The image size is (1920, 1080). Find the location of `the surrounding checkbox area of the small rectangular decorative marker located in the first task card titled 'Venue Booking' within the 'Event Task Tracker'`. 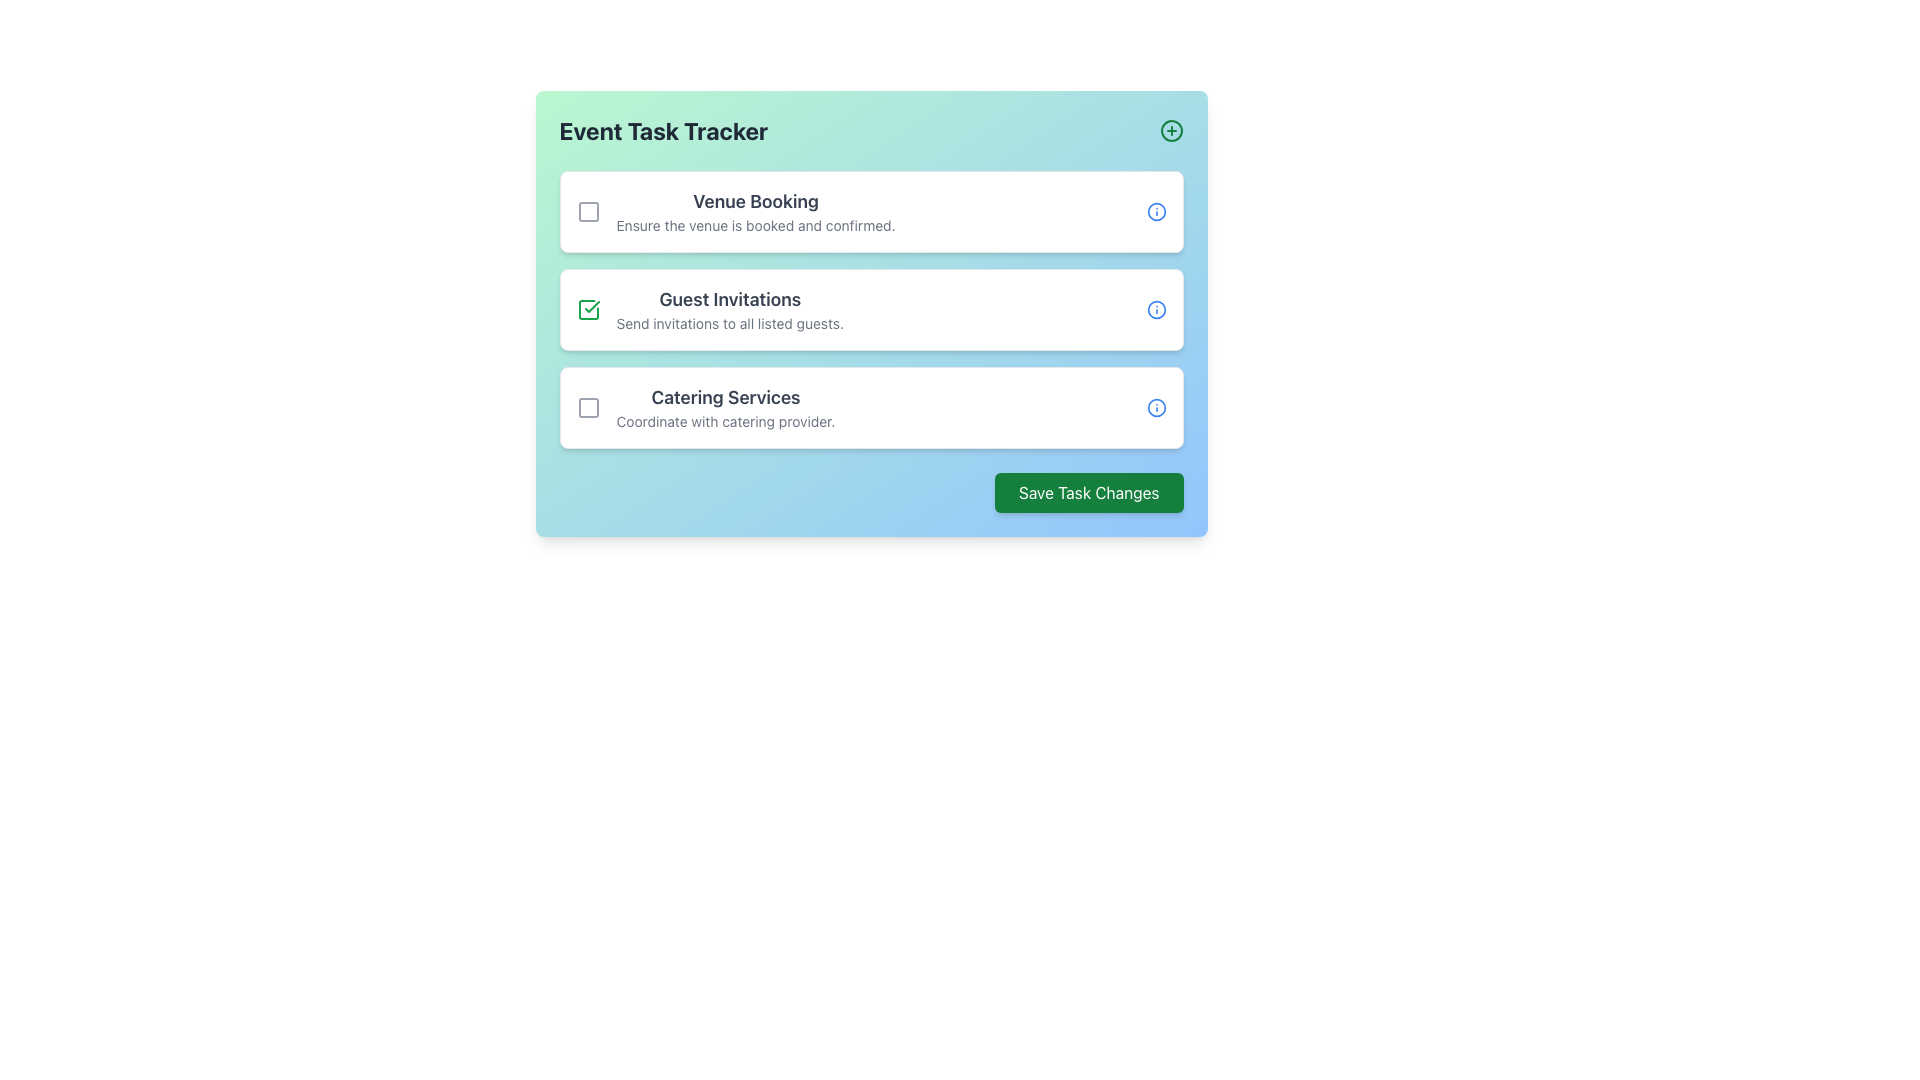

the surrounding checkbox area of the small rectangular decorative marker located in the first task card titled 'Venue Booking' within the 'Event Task Tracker' is located at coordinates (587, 212).